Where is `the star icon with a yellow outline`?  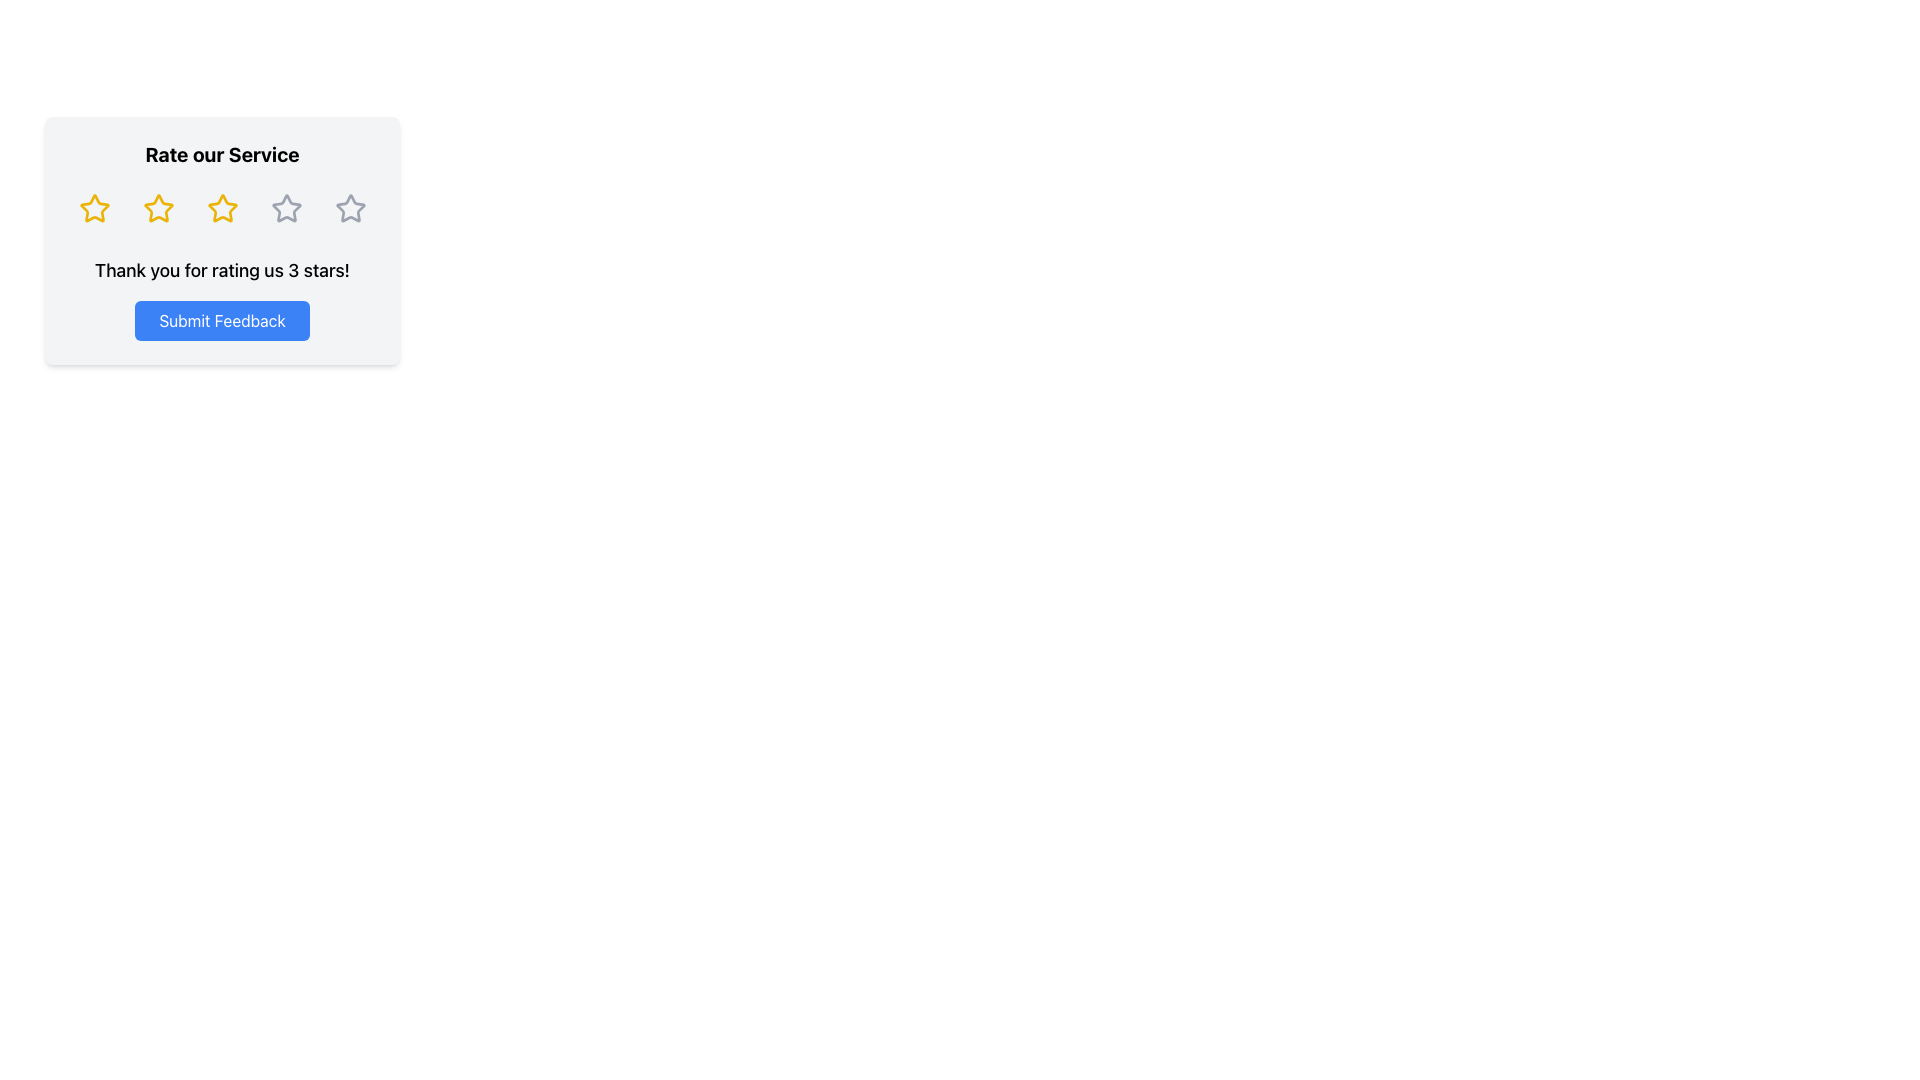 the star icon with a yellow outline is located at coordinates (222, 208).